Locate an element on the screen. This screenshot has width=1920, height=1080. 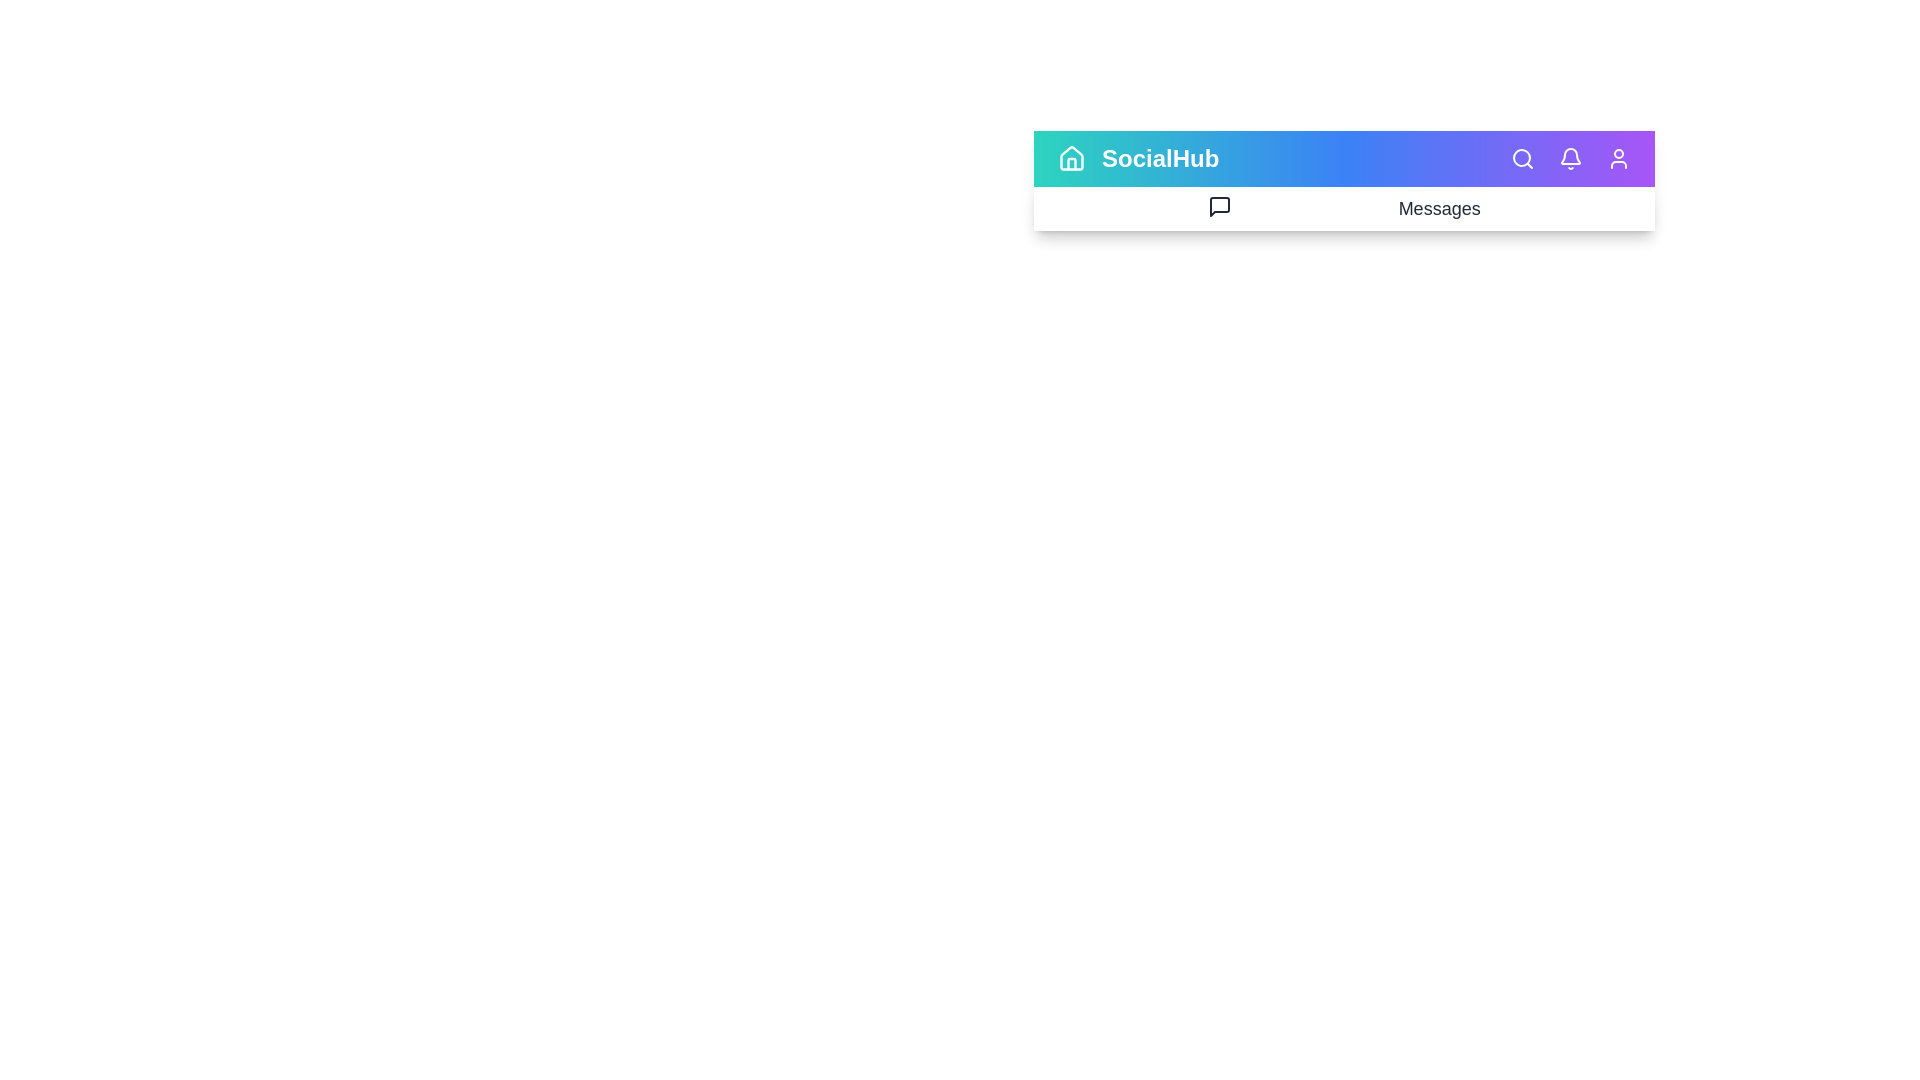
the home icon to navigate to the home page is located at coordinates (1070, 157).